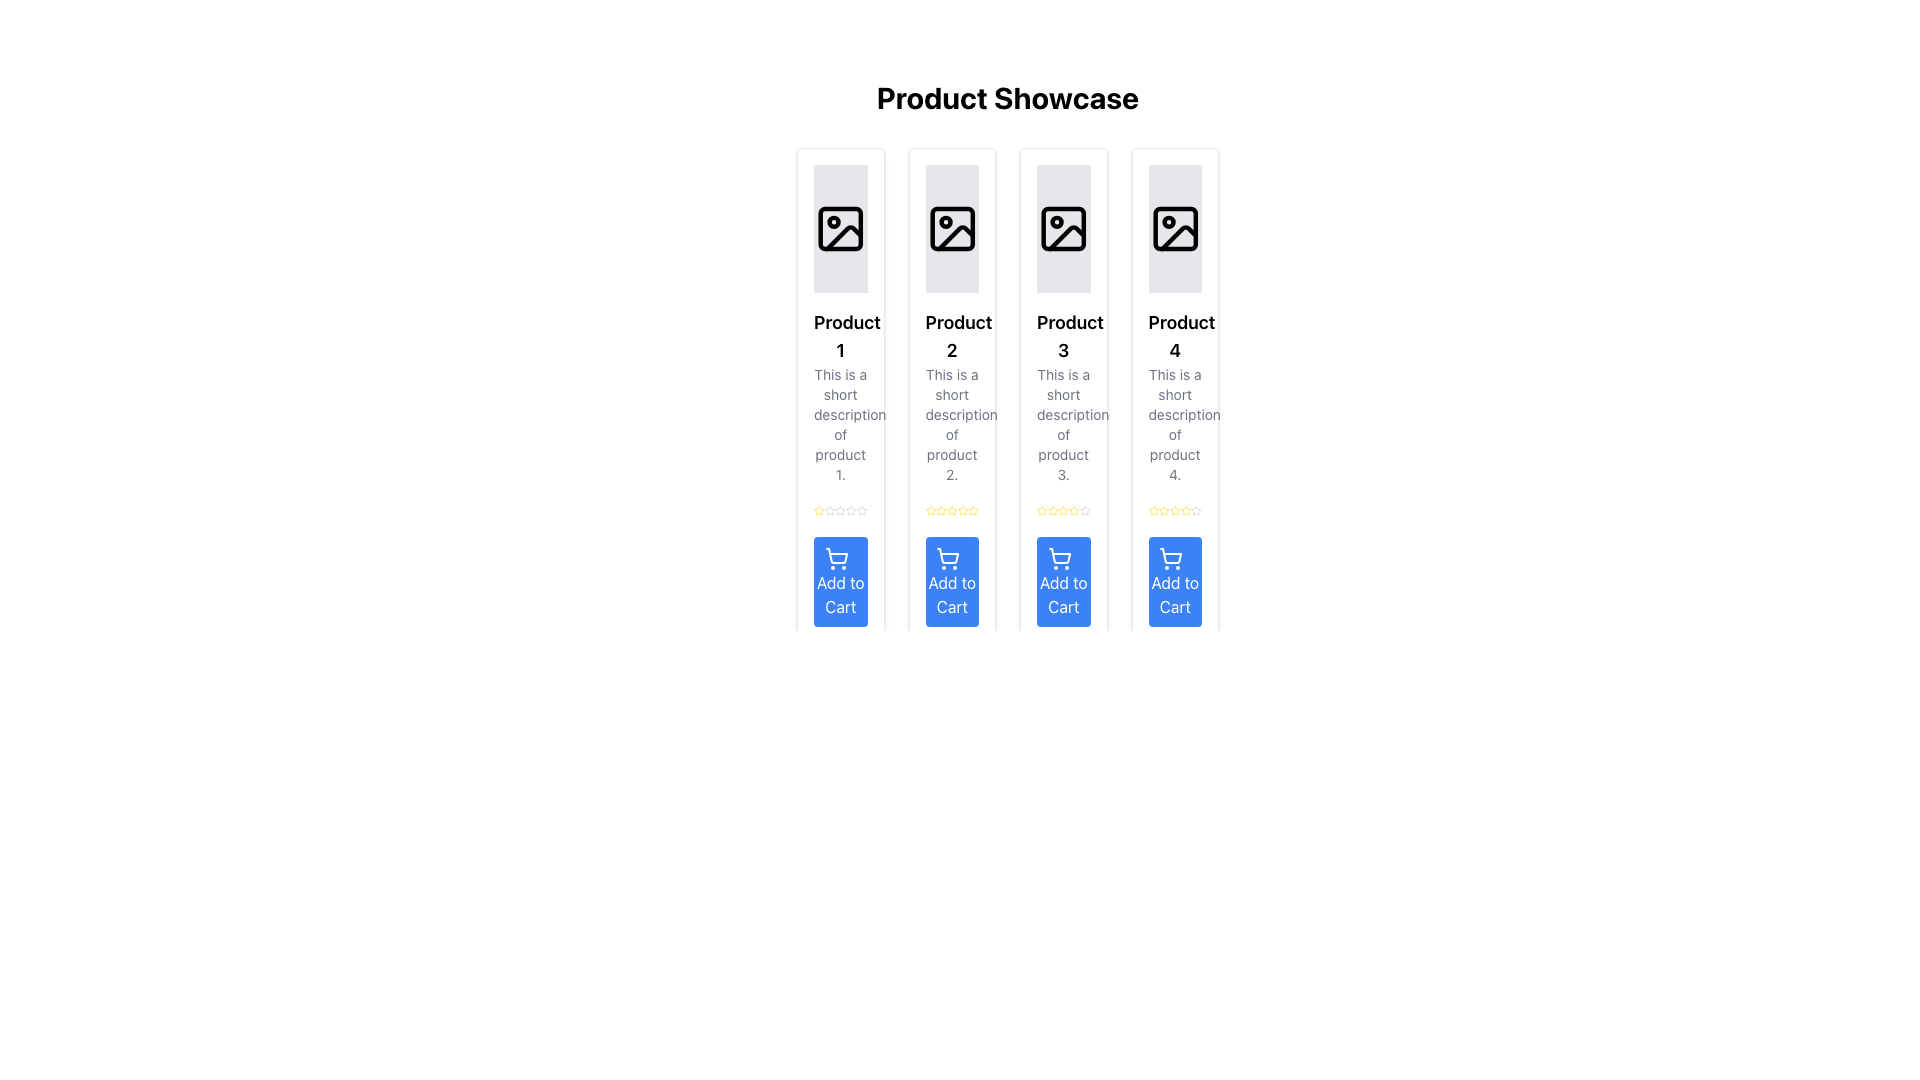 This screenshot has height=1080, width=1920. Describe the element at coordinates (951, 509) in the screenshot. I see `the second star icon in the rating bar for 'Product 2', which is located directly below the product description and above the 'Add to Cart' button` at that location.